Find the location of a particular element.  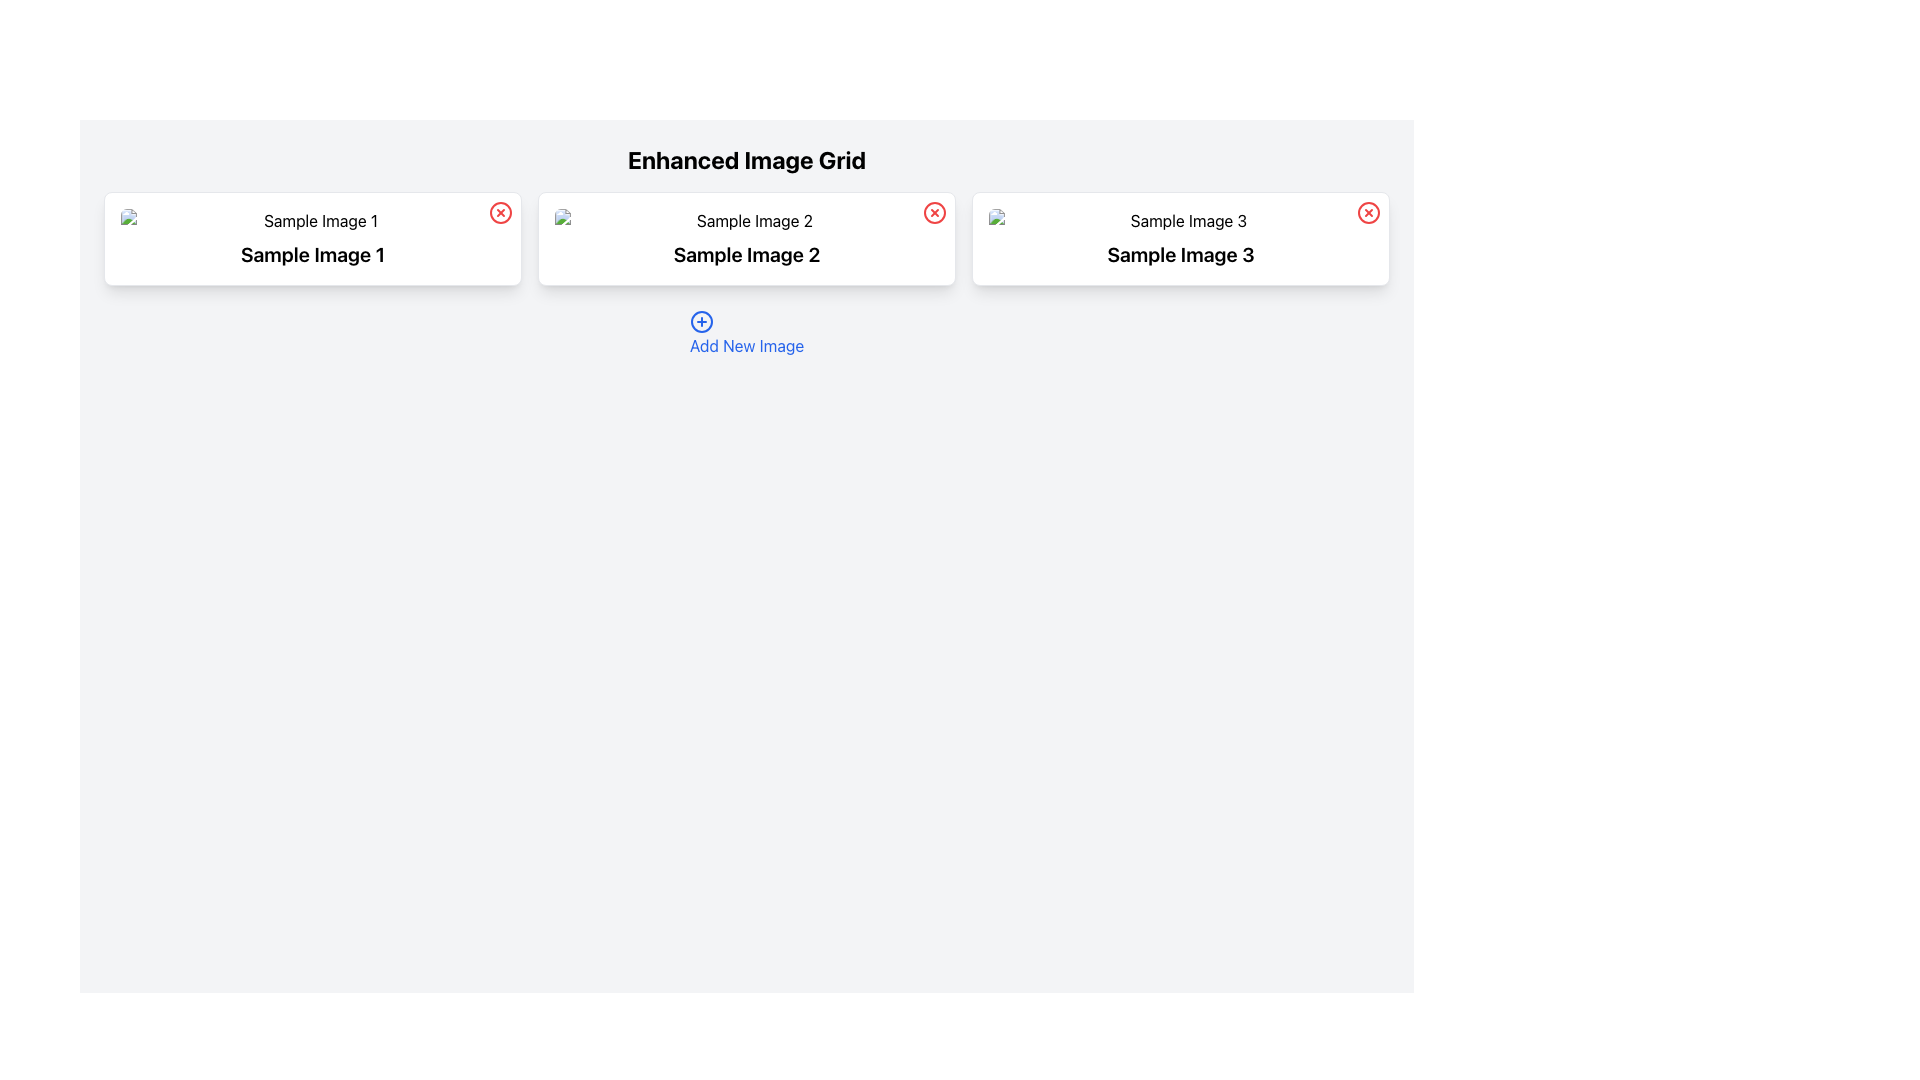

the third Card element in the three-column grid layout that displays an image and title is located at coordinates (1180, 238).